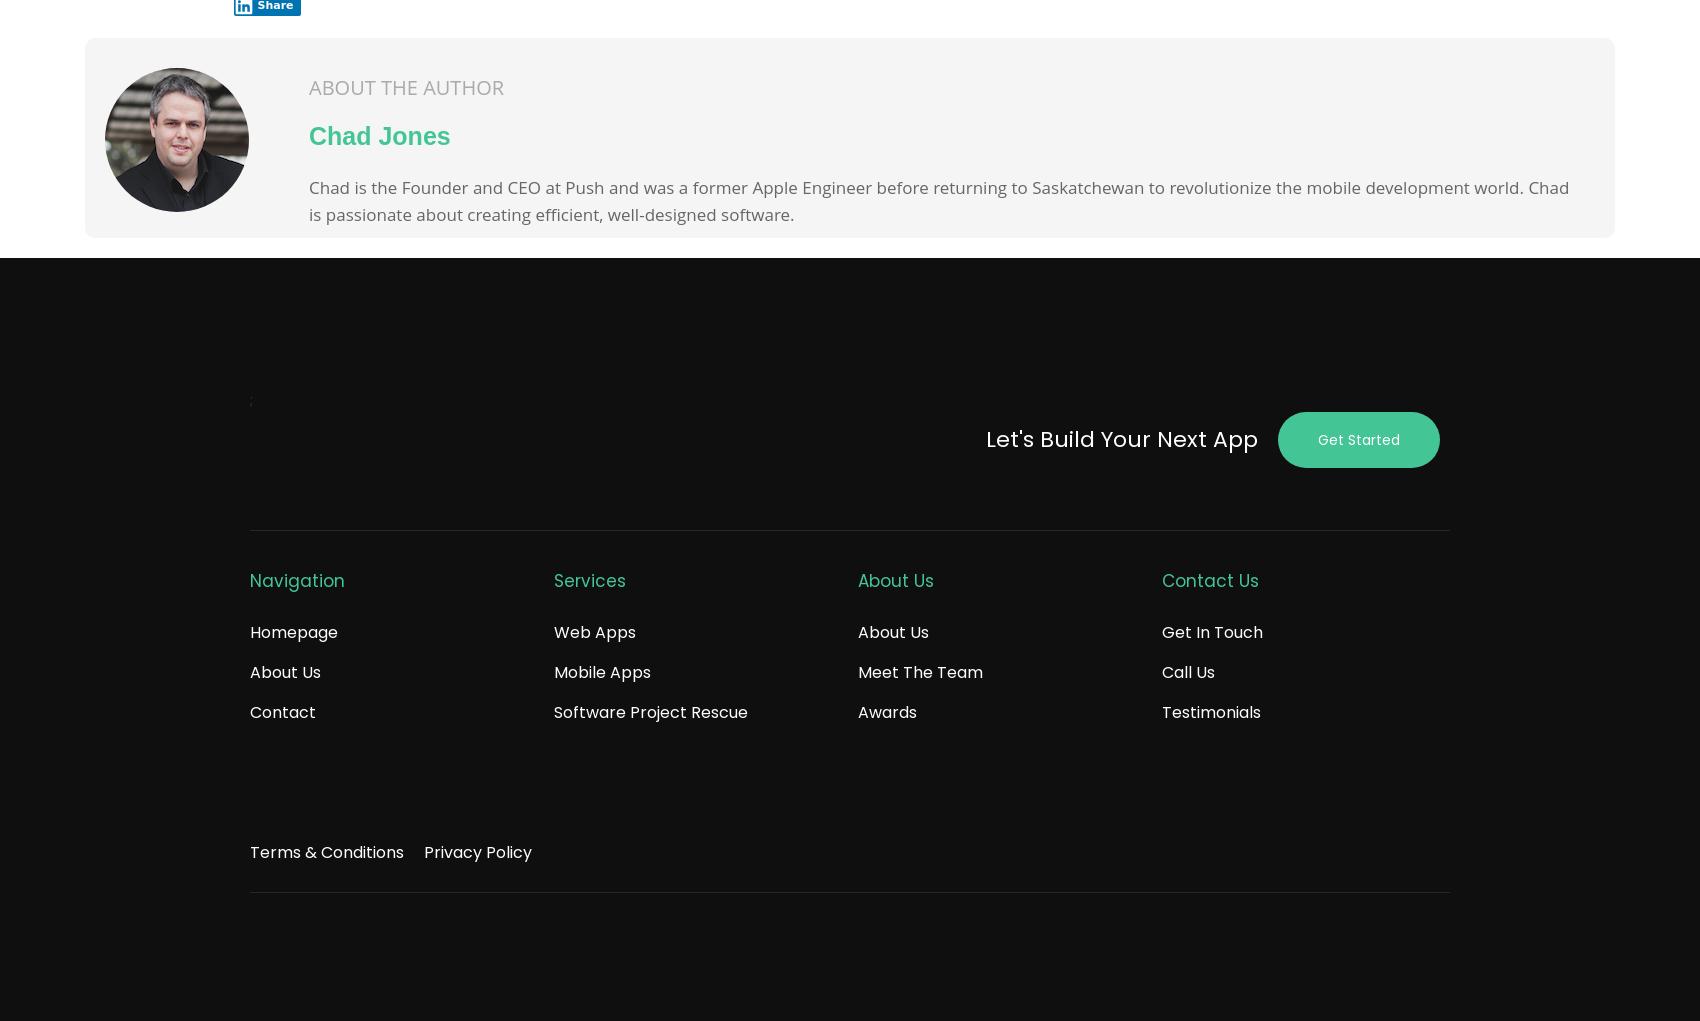 This screenshot has height=1021, width=1700. What do you see at coordinates (283, 711) in the screenshot?
I see `'Contact'` at bounding box center [283, 711].